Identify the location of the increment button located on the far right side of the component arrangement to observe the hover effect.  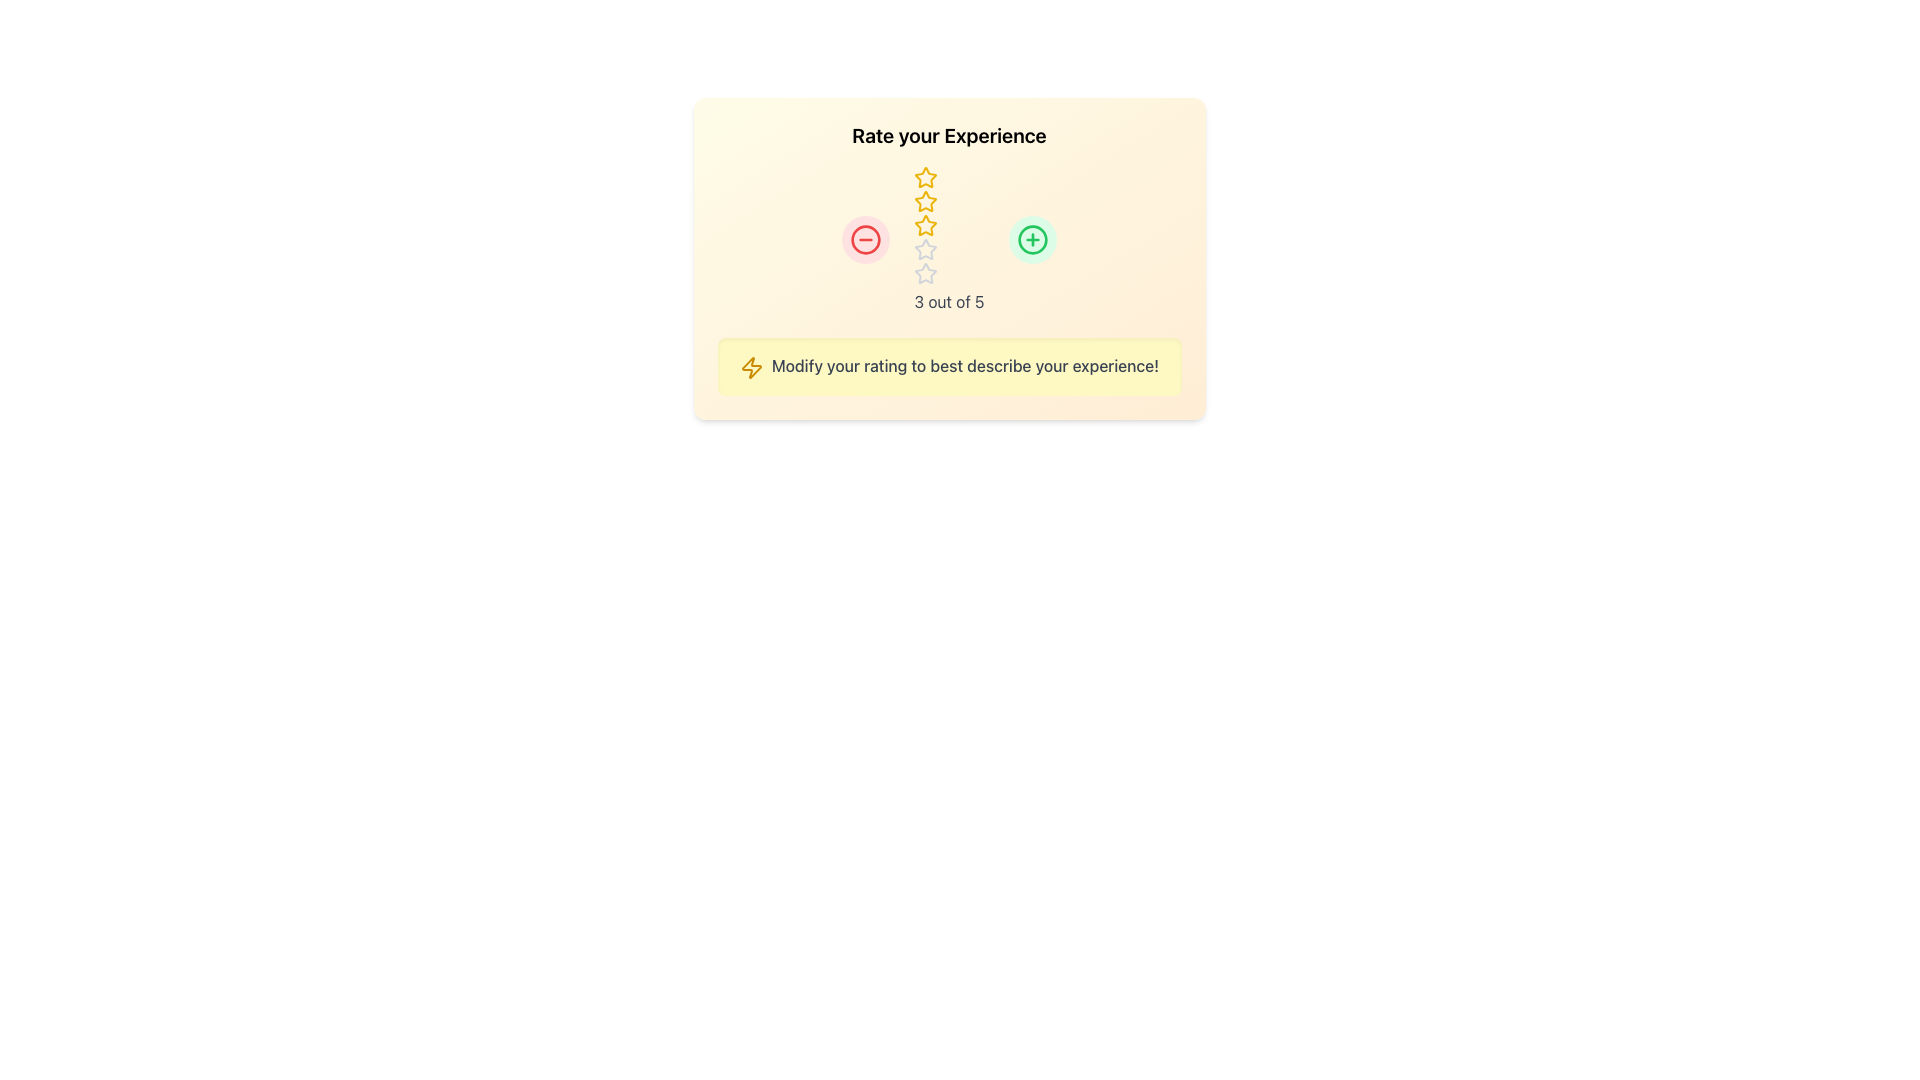
(1032, 238).